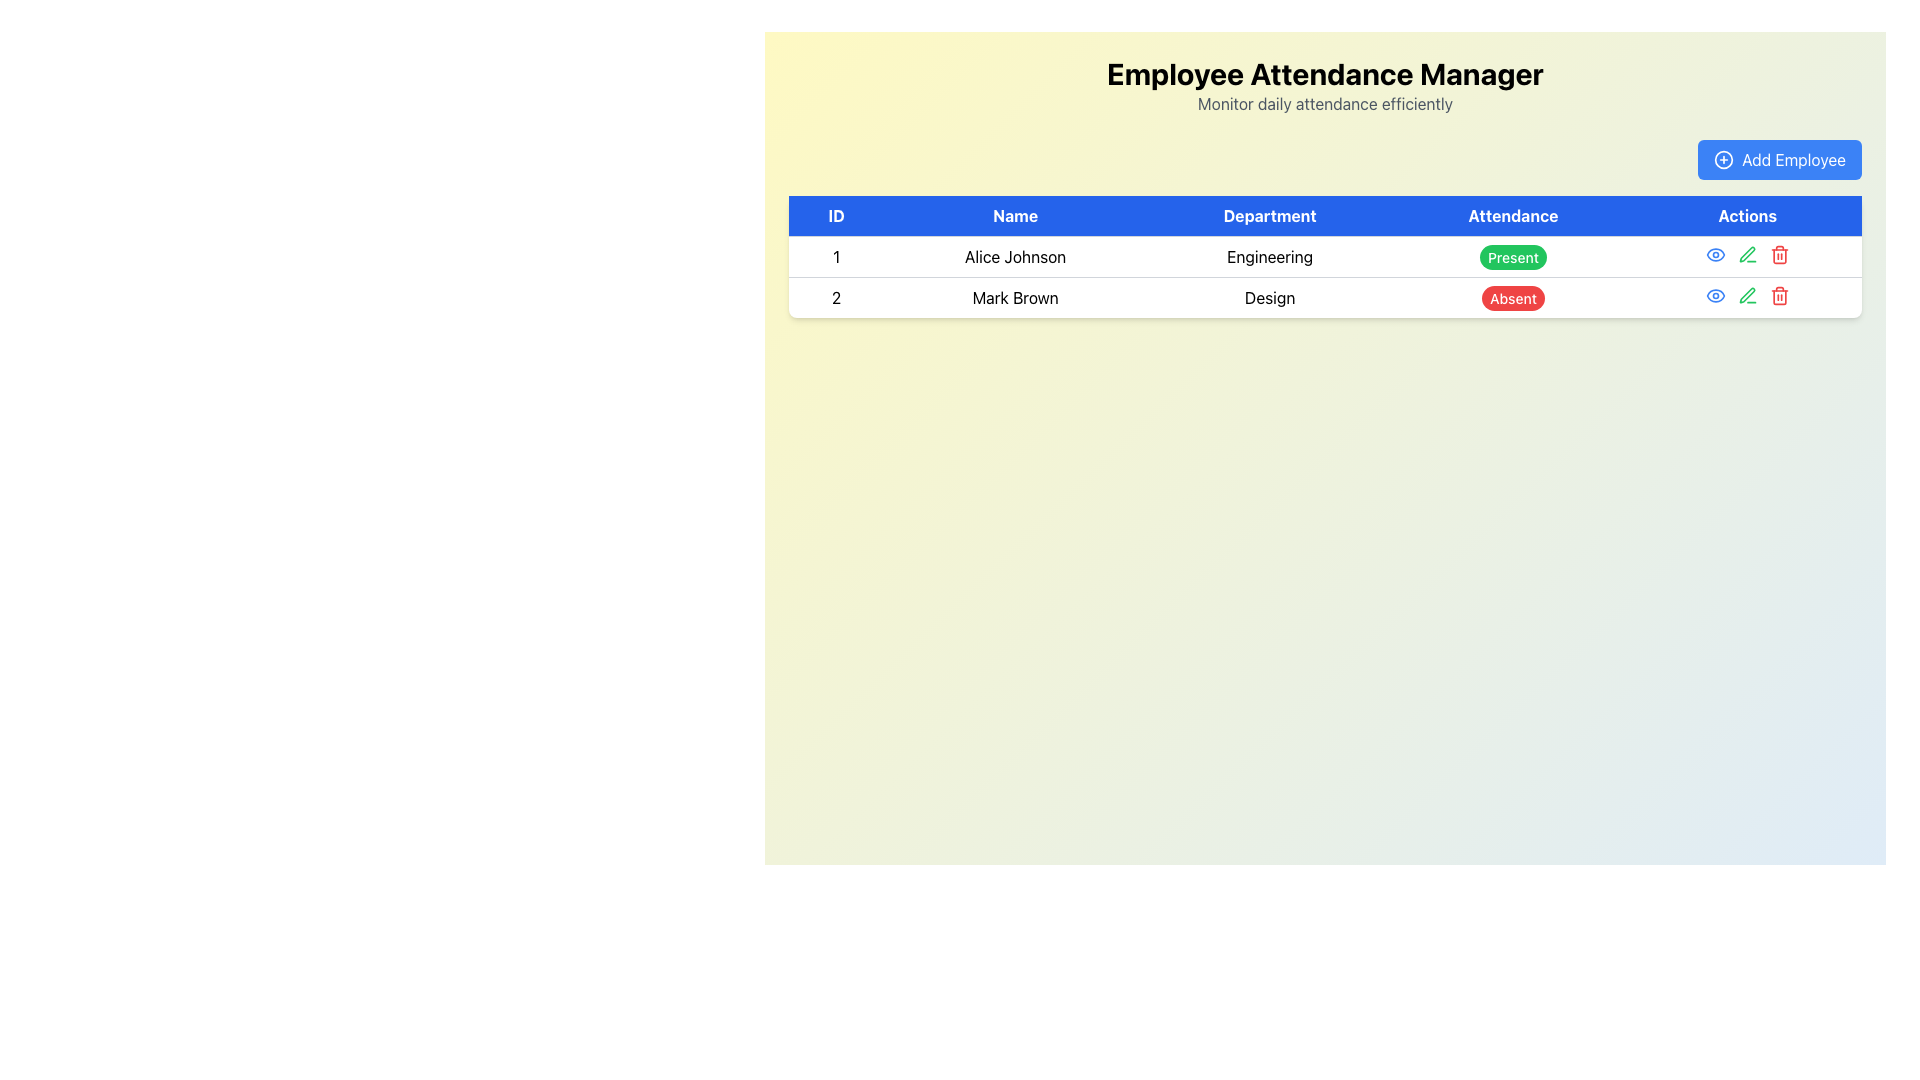  What do you see at coordinates (1779, 296) in the screenshot?
I see `the red trash bin icon in the 'Actions' column of the second row` at bounding box center [1779, 296].